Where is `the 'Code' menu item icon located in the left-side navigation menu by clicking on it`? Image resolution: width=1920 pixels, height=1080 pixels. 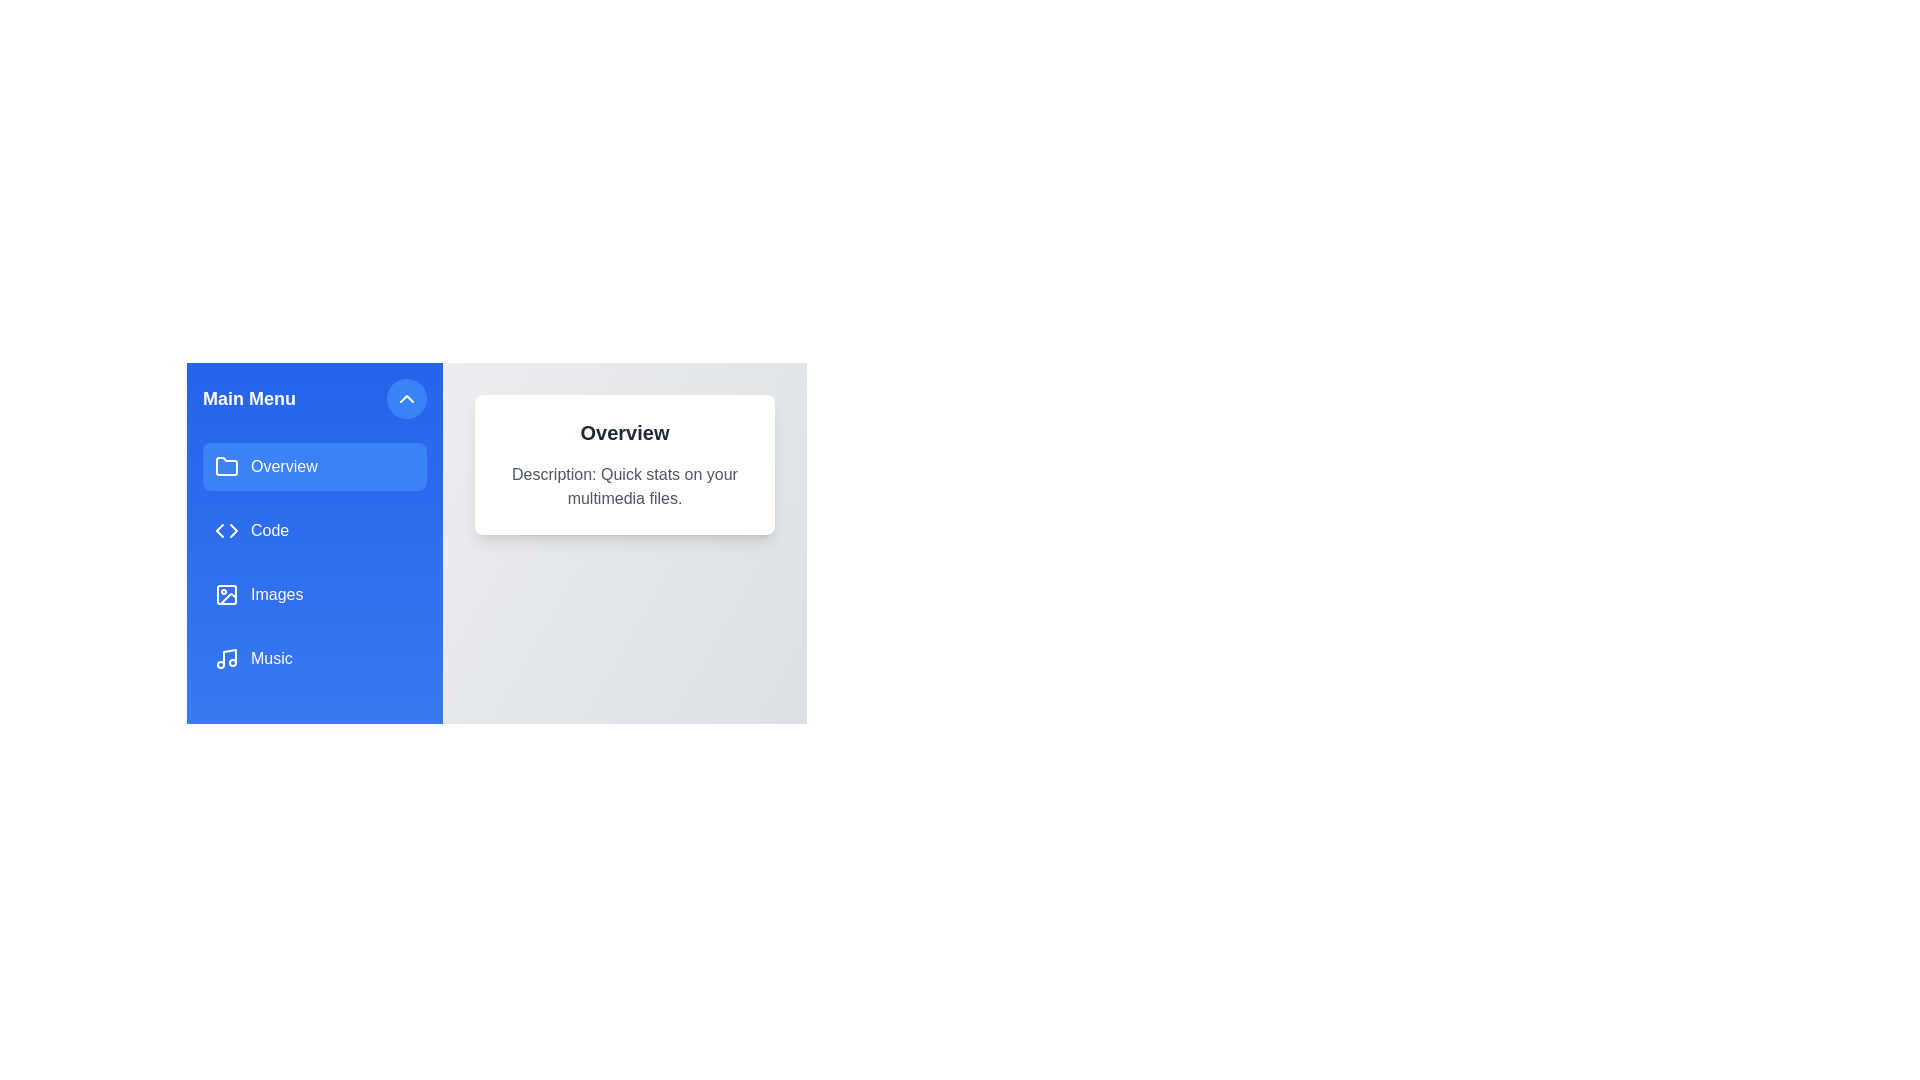 the 'Code' menu item icon located in the left-side navigation menu by clicking on it is located at coordinates (226, 530).